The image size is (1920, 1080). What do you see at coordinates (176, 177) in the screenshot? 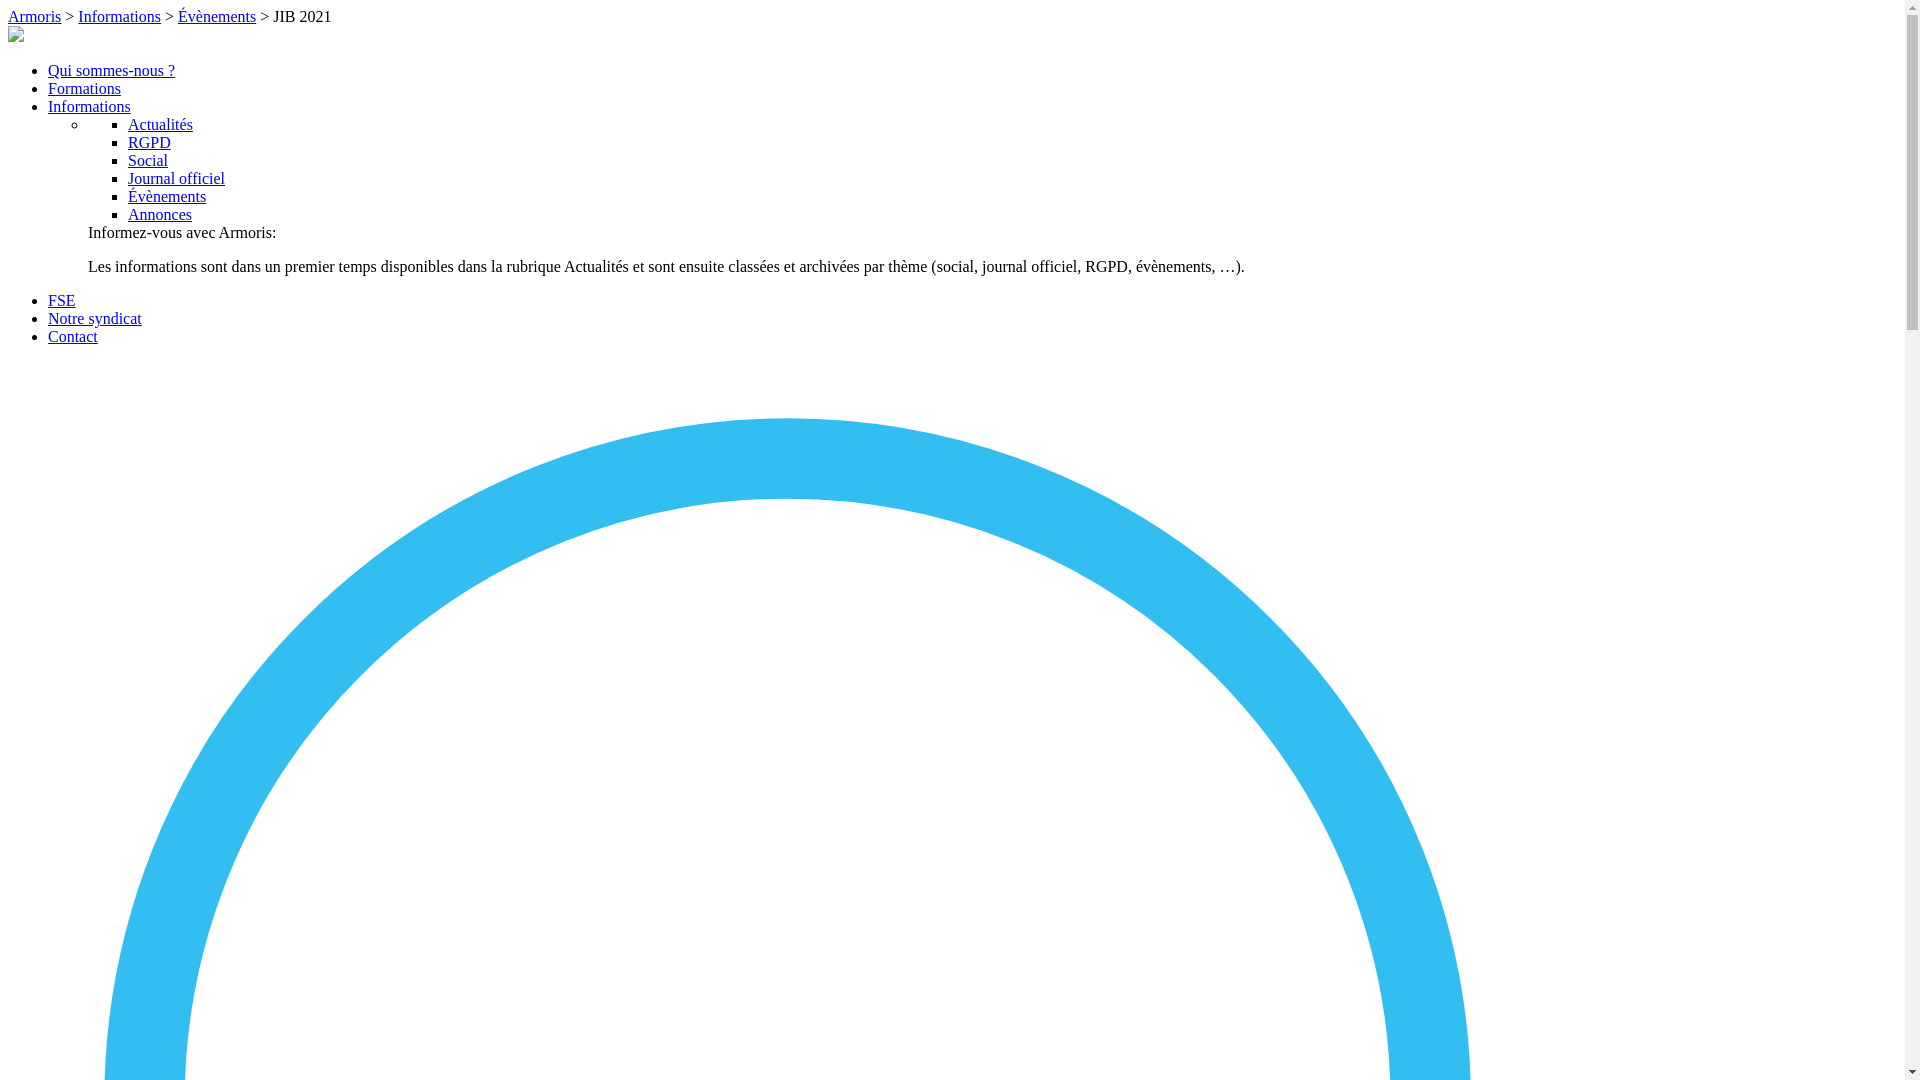
I see `'Journal officiel'` at bounding box center [176, 177].